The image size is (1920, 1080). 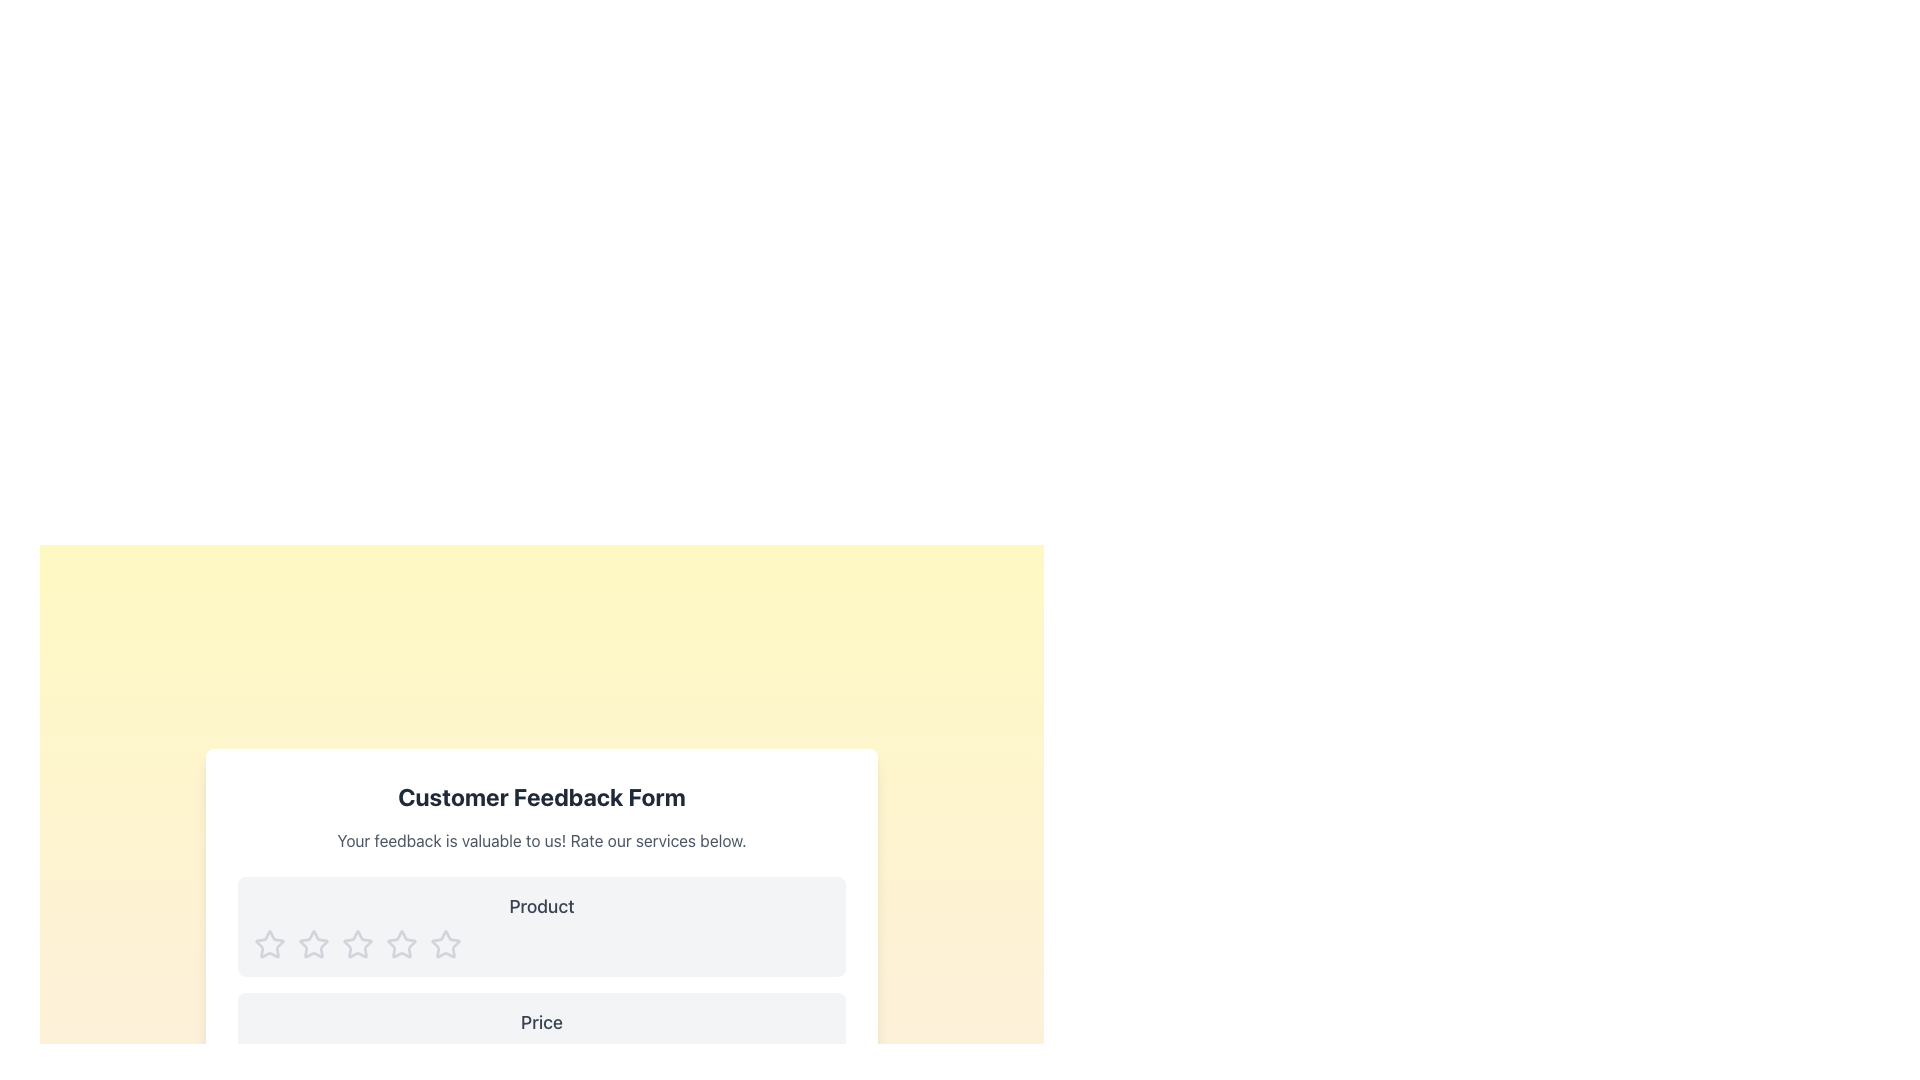 What do you see at coordinates (542, 796) in the screenshot?
I see `the heading text of the feedback form, which is located at the top-center of the form and serves as its title` at bounding box center [542, 796].